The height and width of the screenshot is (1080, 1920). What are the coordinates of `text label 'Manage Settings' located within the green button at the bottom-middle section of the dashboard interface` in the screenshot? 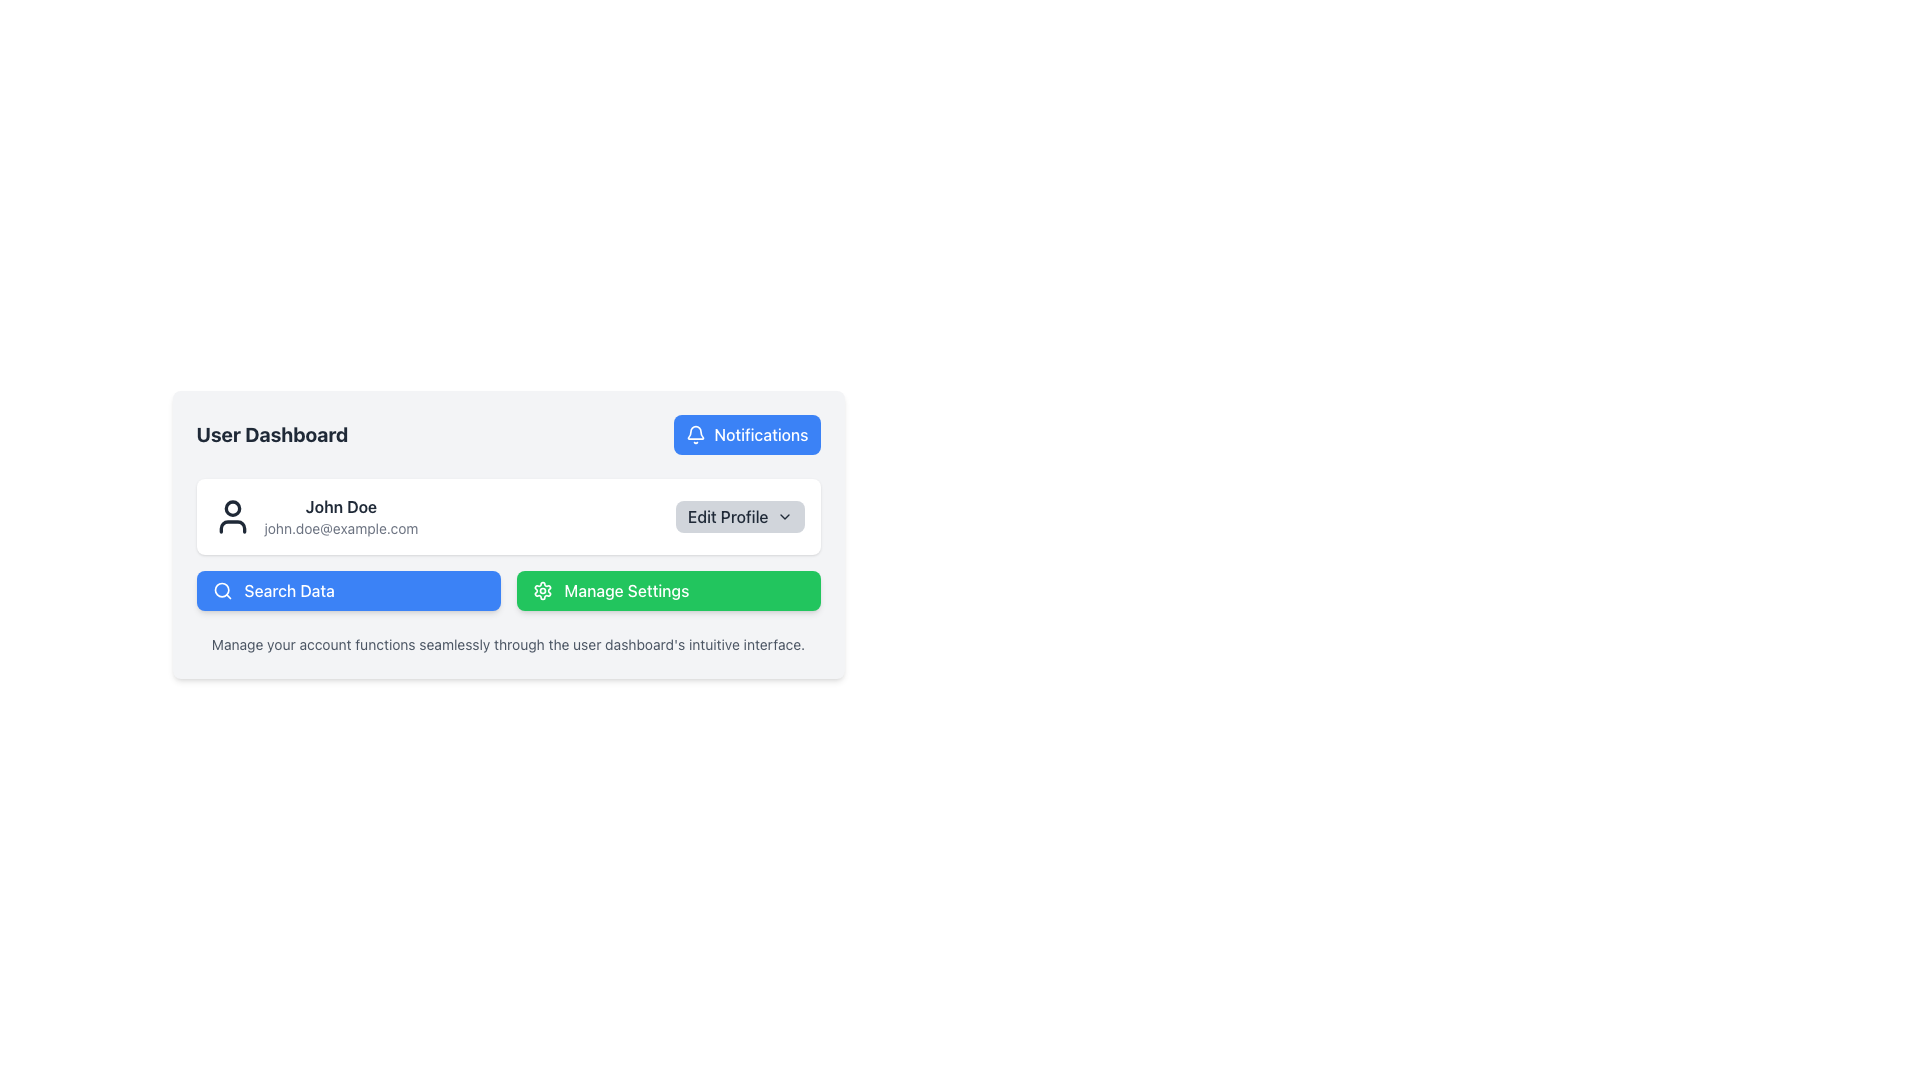 It's located at (625, 589).